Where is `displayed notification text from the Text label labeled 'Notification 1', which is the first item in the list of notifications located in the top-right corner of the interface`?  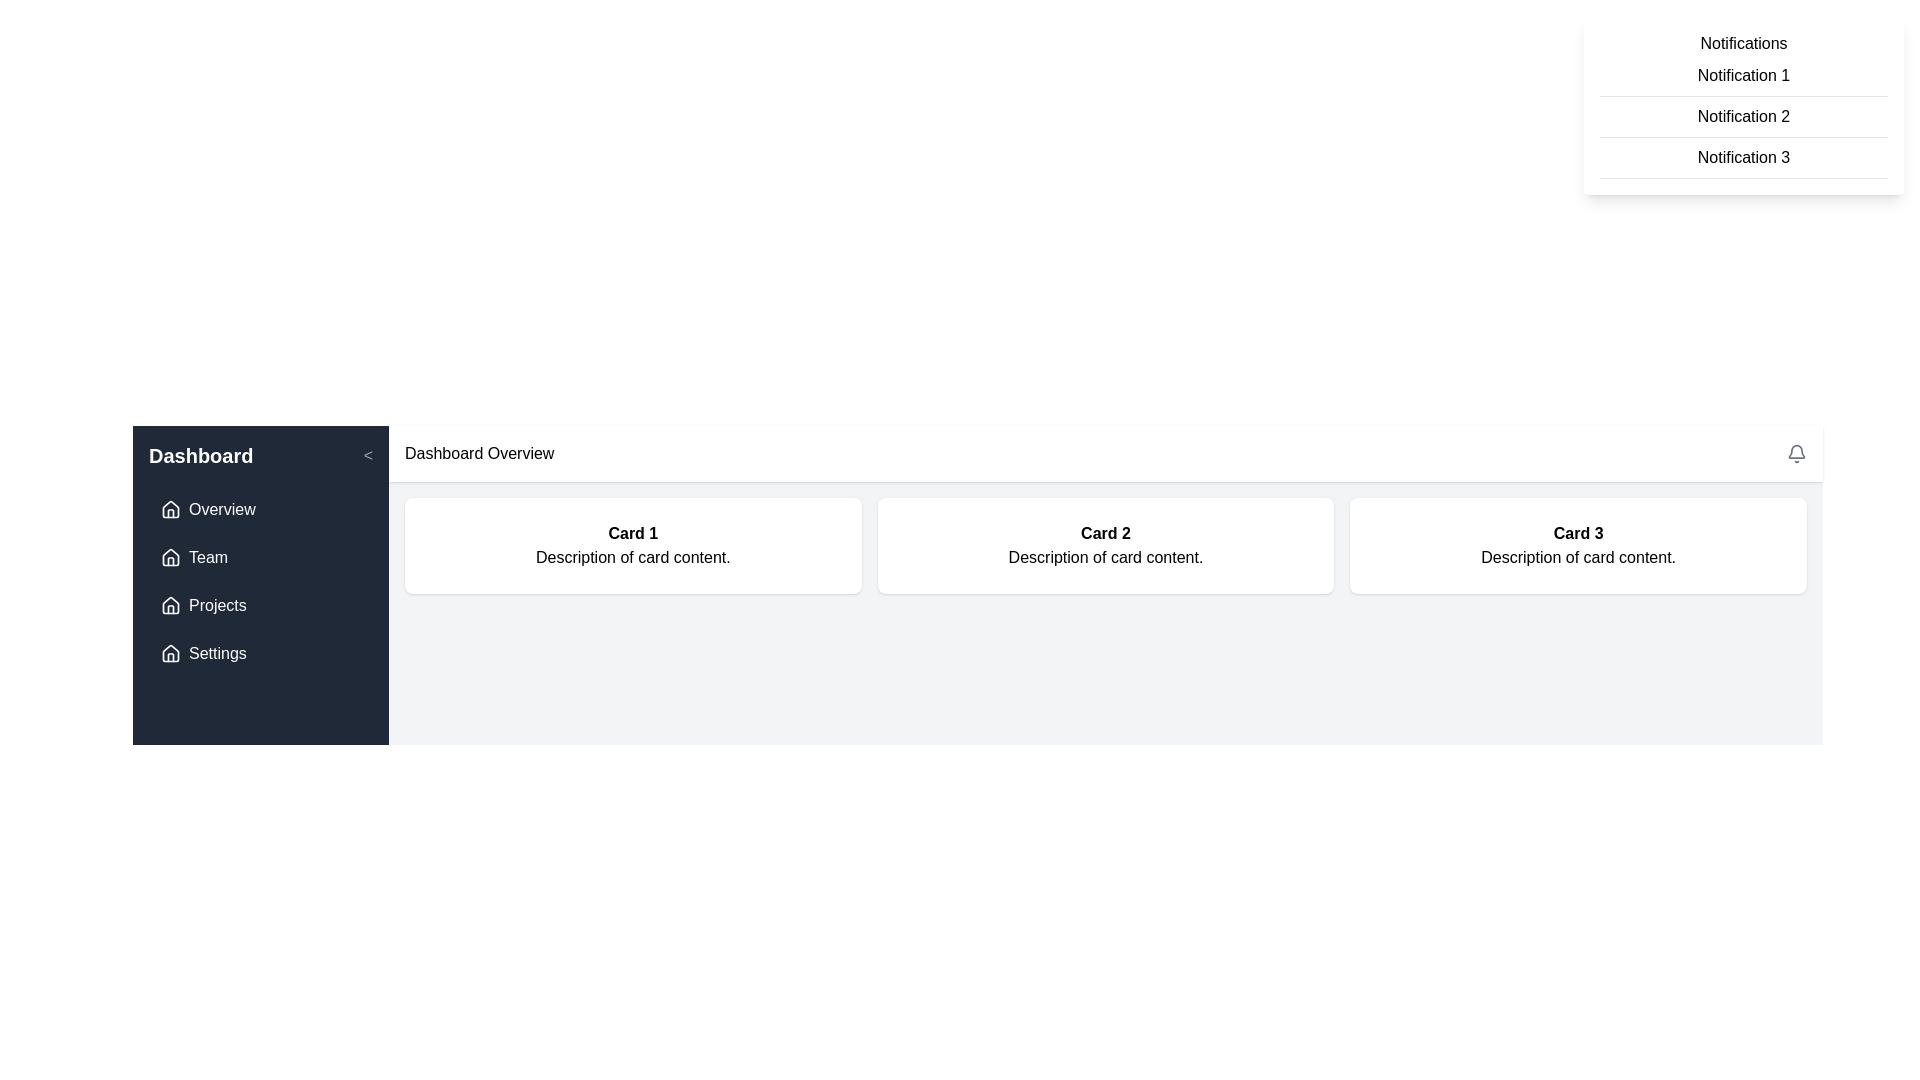 displayed notification text from the Text label labeled 'Notification 1', which is the first item in the list of notifications located in the top-right corner of the interface is located at coordinates (1742, 75).